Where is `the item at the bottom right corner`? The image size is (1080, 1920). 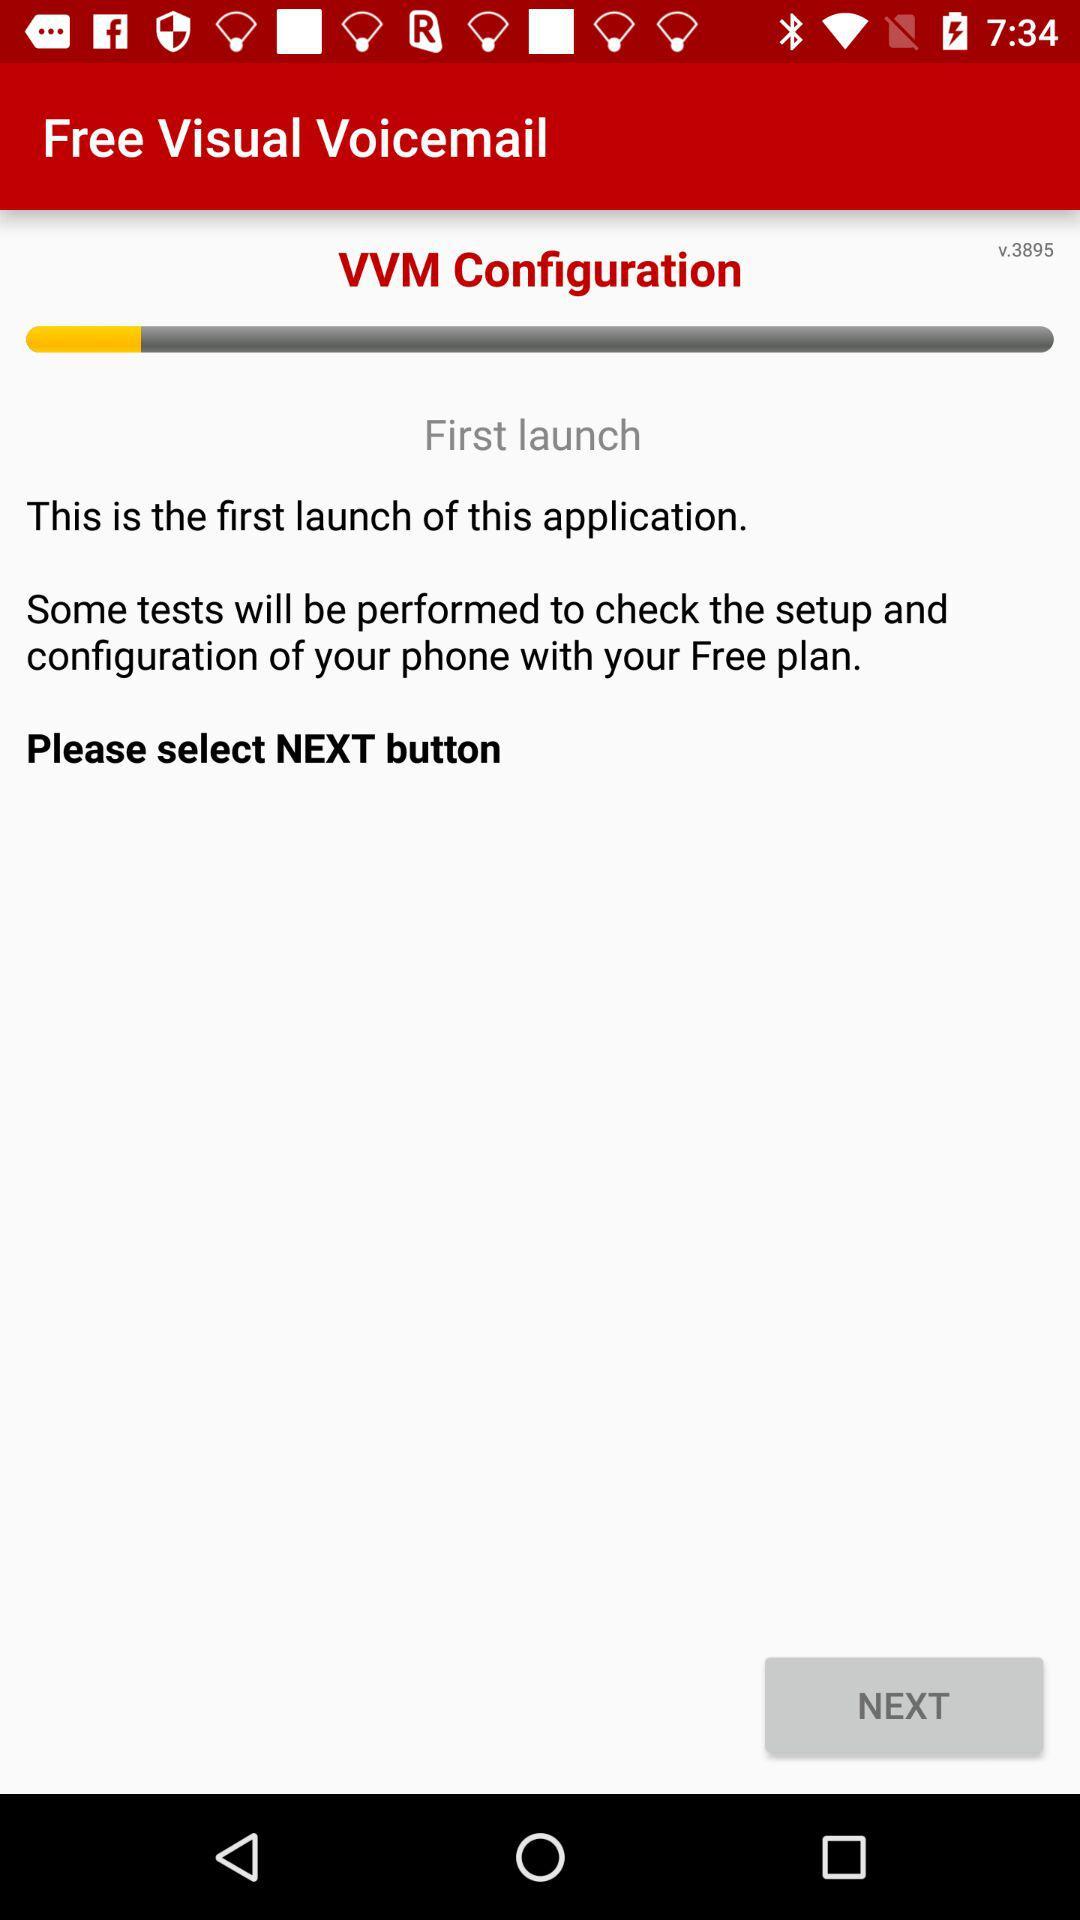
the item at the bottom right corner is located at coordinates (904, 1703).